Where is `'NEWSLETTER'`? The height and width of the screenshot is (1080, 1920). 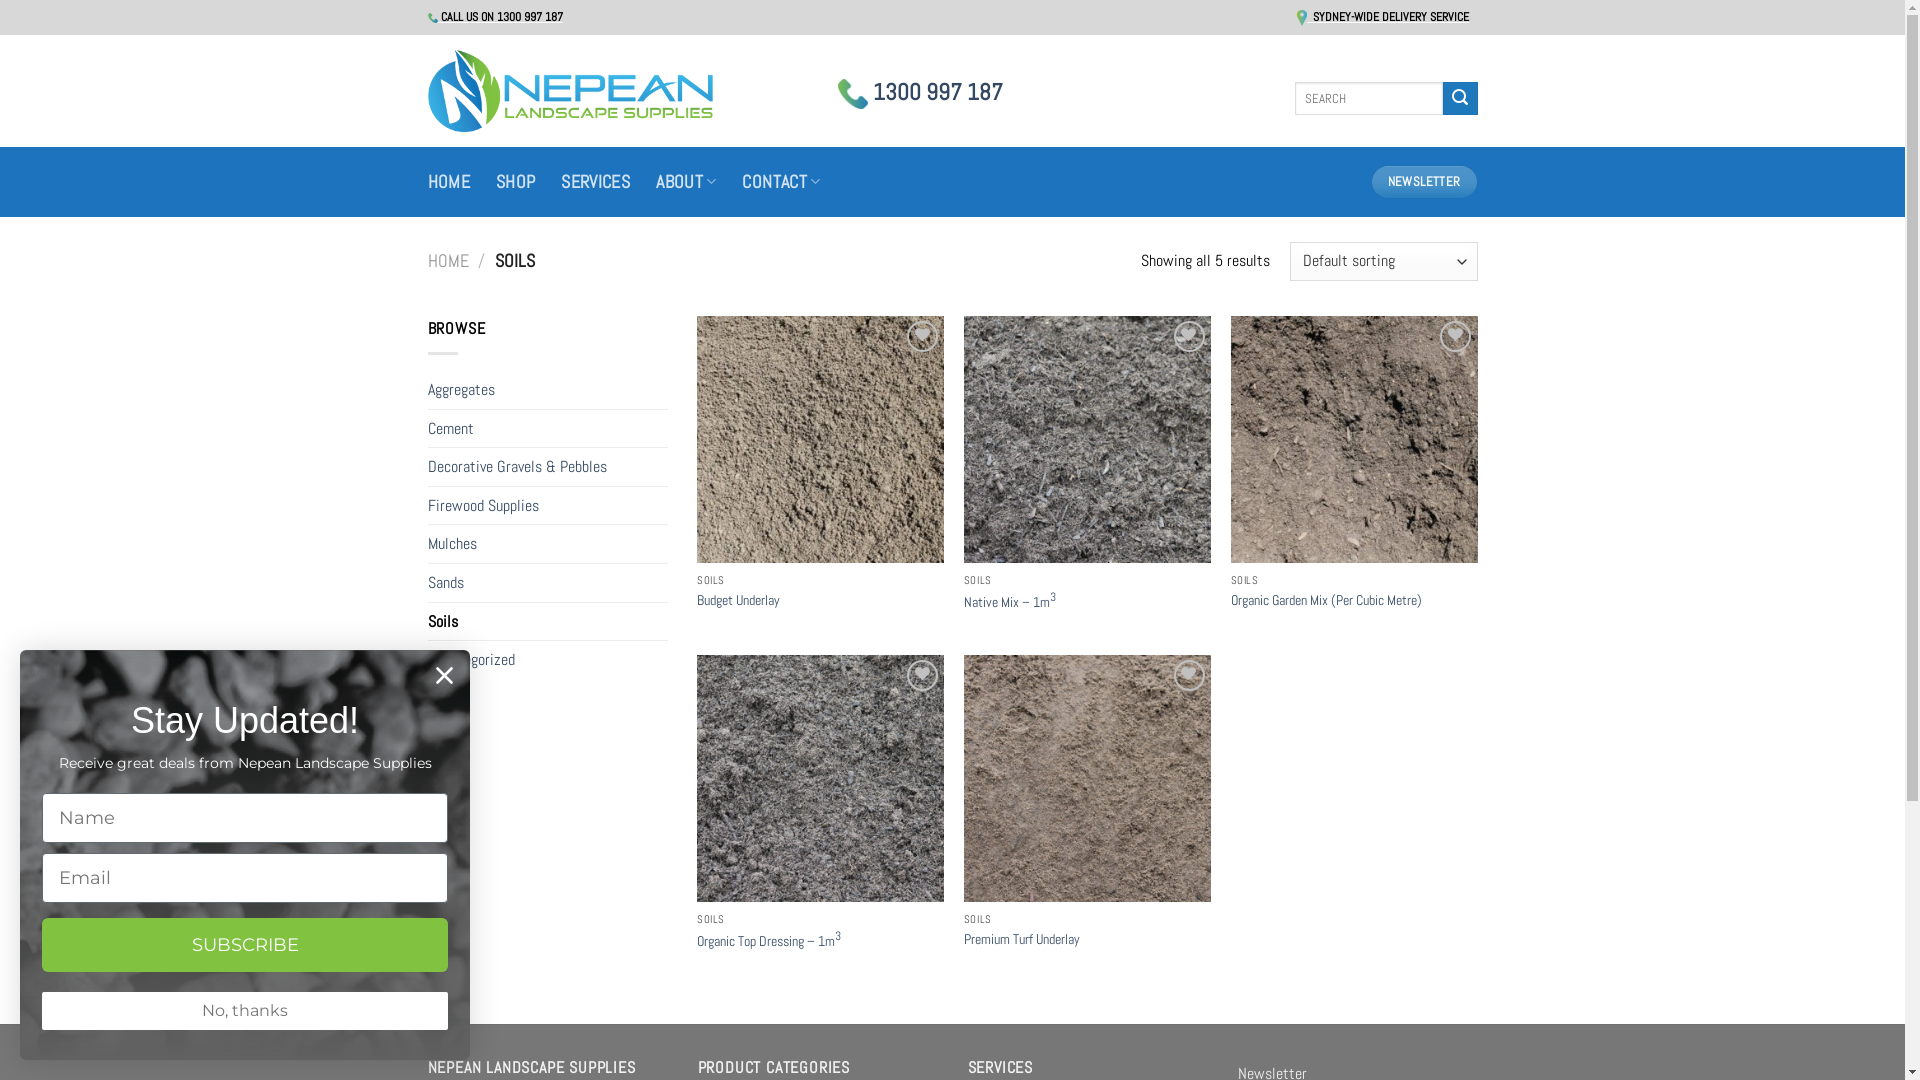 'NEWSLETTER' is located at coordinates (1423, 181).